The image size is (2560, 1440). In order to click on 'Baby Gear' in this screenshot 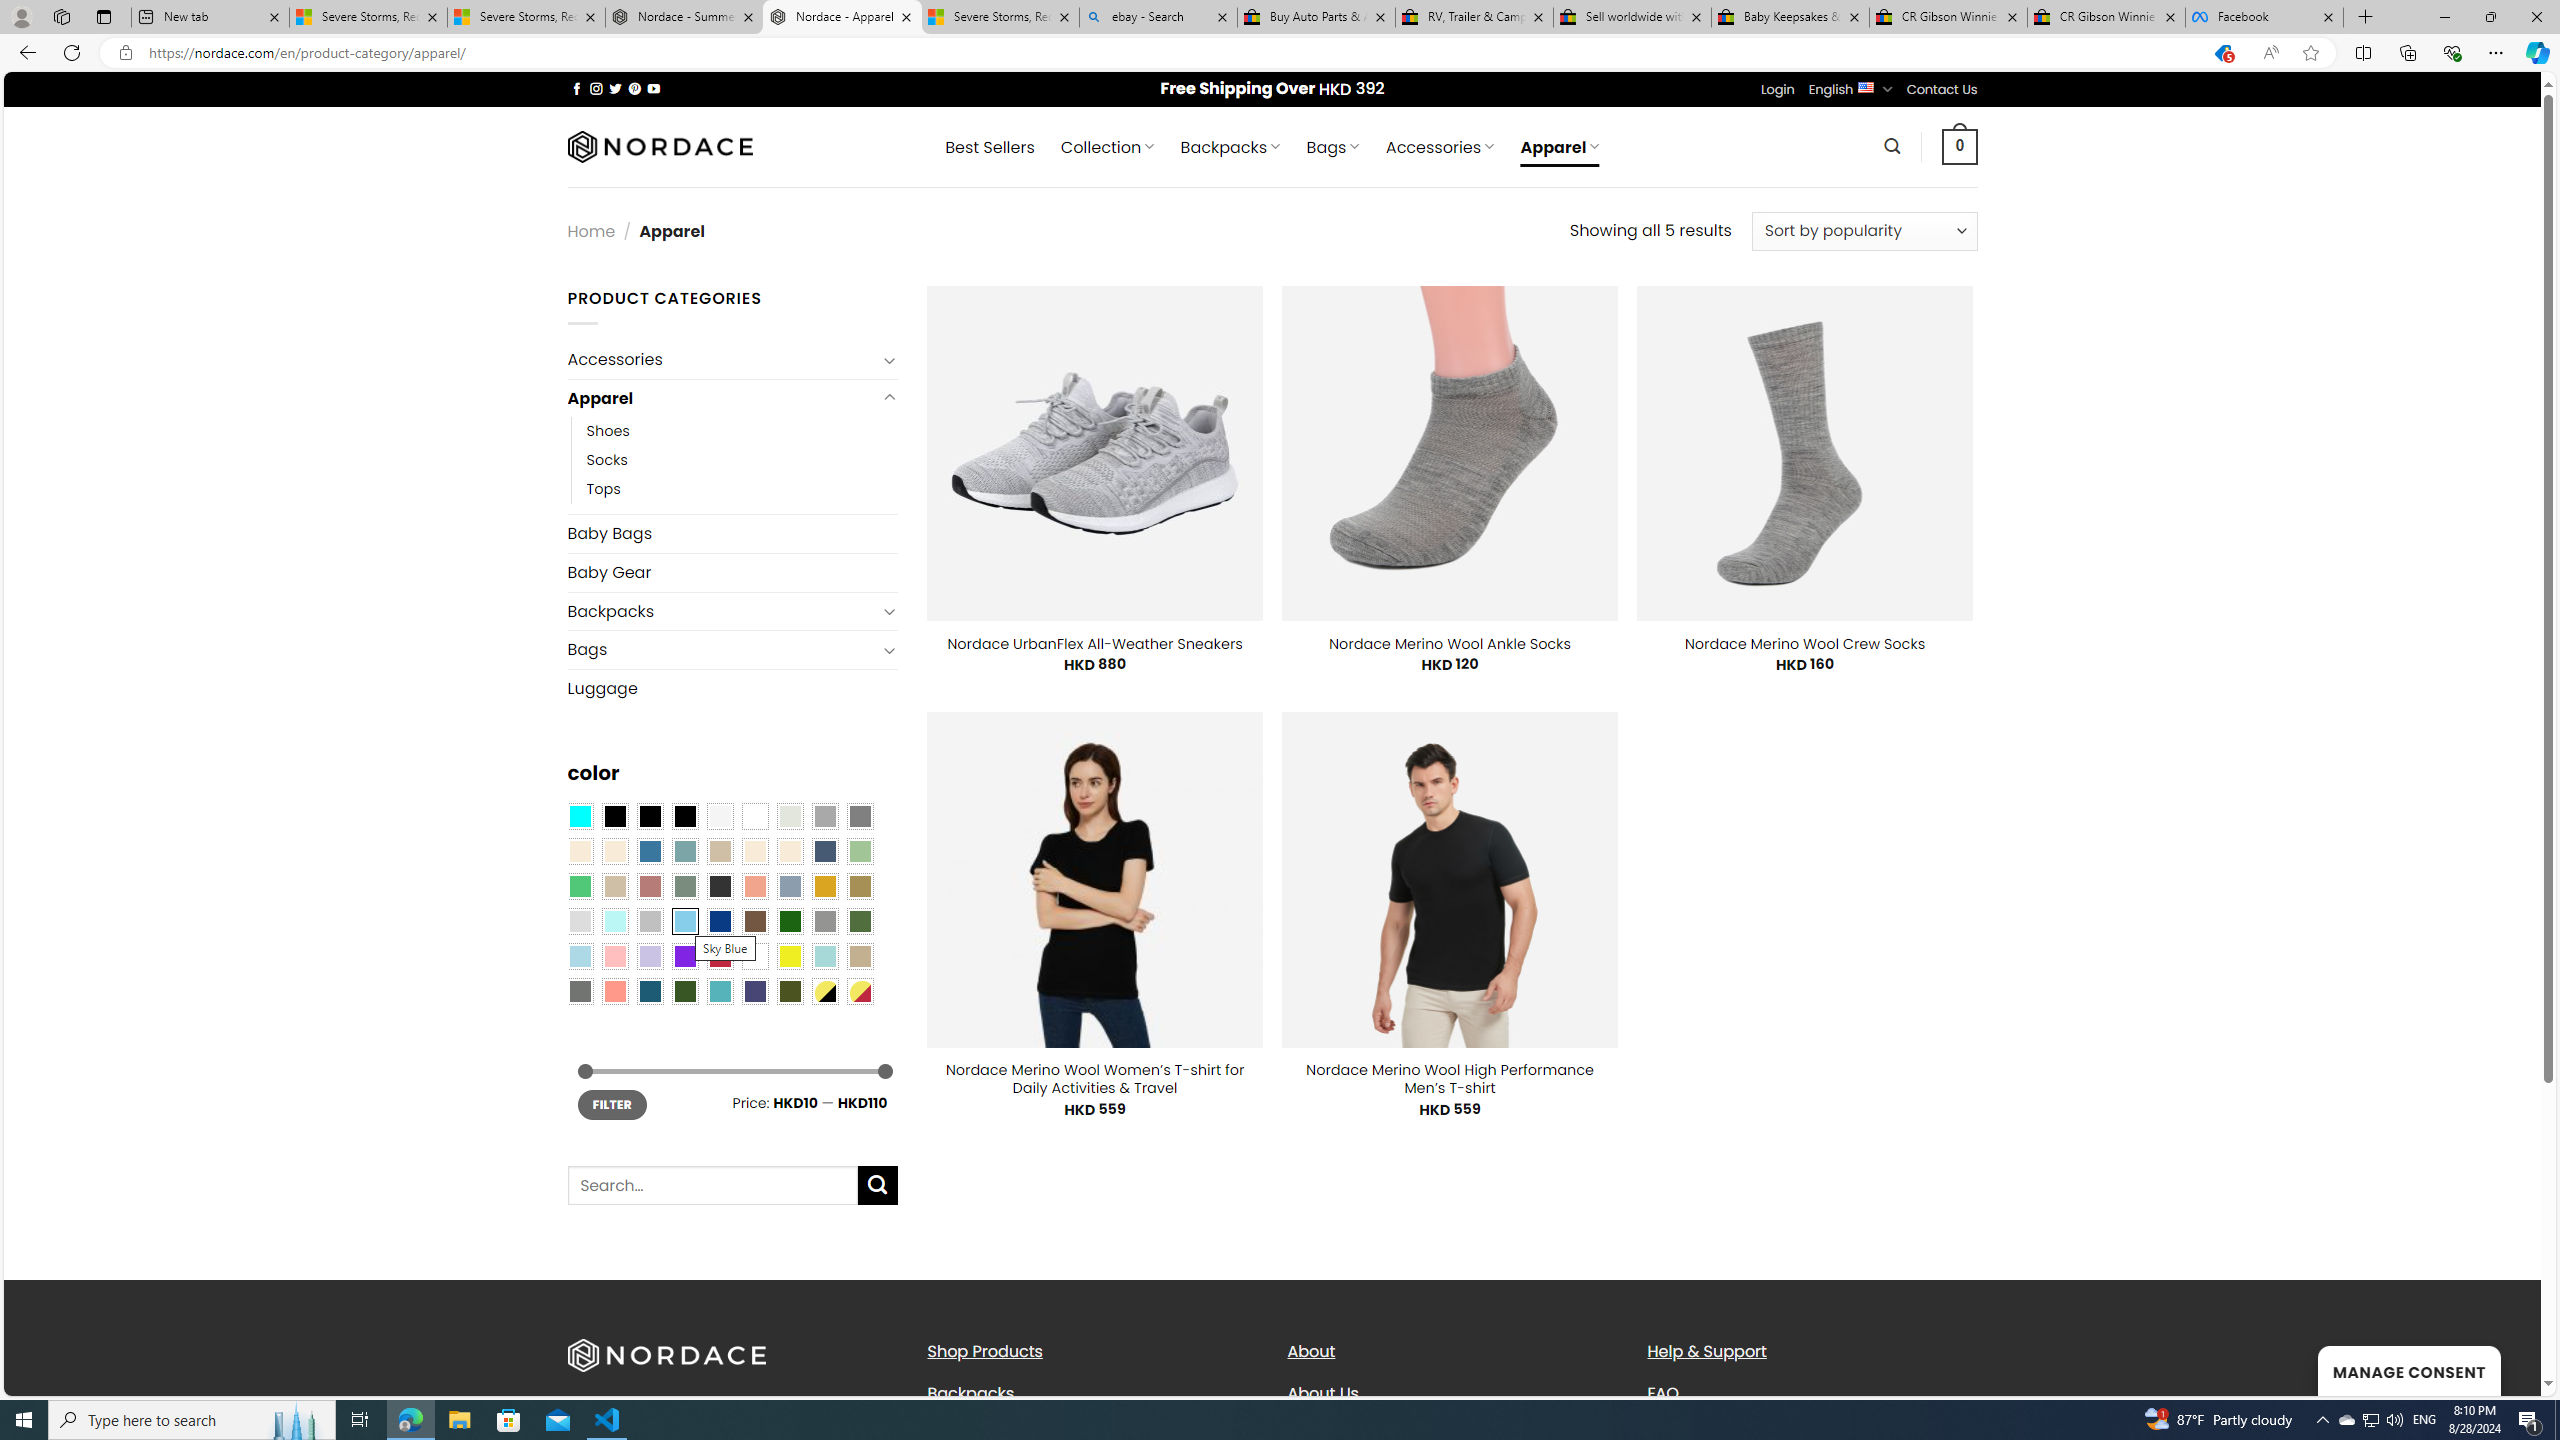, I will do `click(731, 571)`.